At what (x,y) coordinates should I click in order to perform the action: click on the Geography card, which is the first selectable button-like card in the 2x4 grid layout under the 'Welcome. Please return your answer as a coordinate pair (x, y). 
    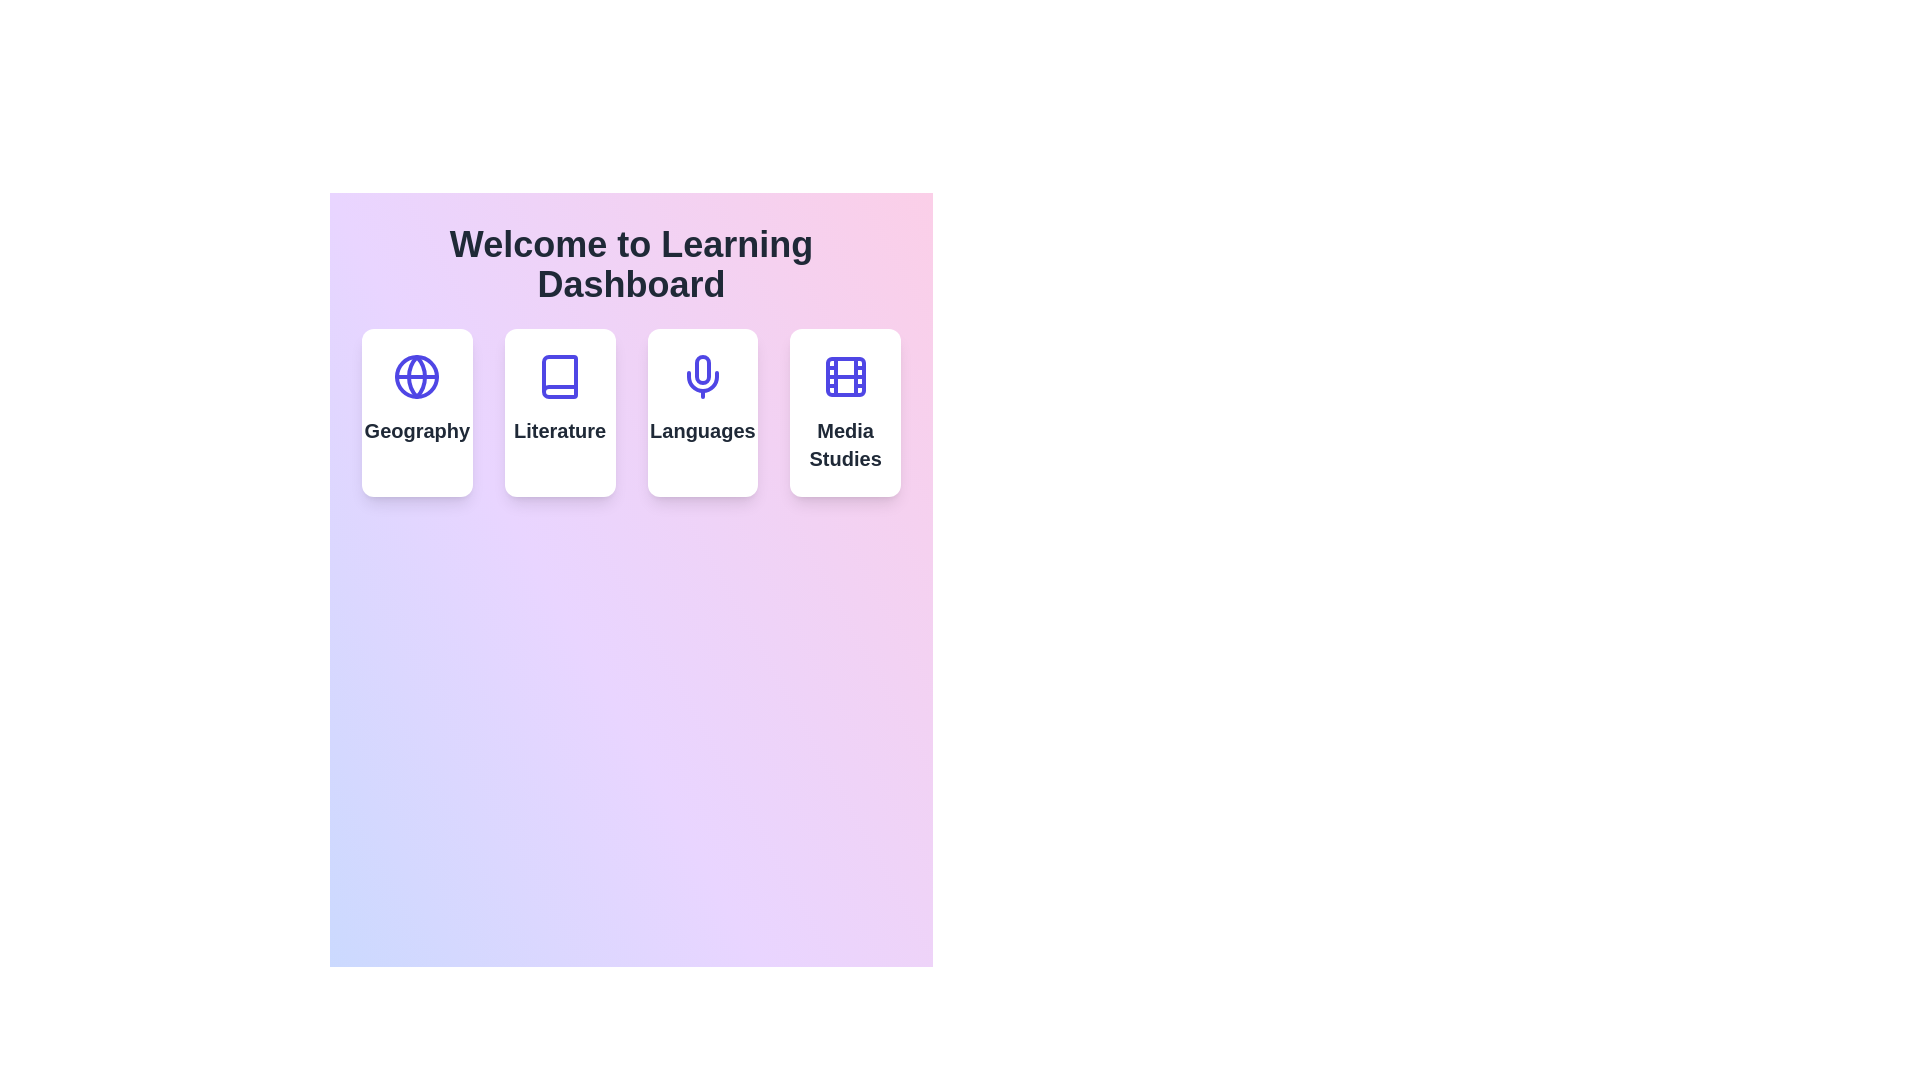
    Looking at the image, I should click on (416, 411).